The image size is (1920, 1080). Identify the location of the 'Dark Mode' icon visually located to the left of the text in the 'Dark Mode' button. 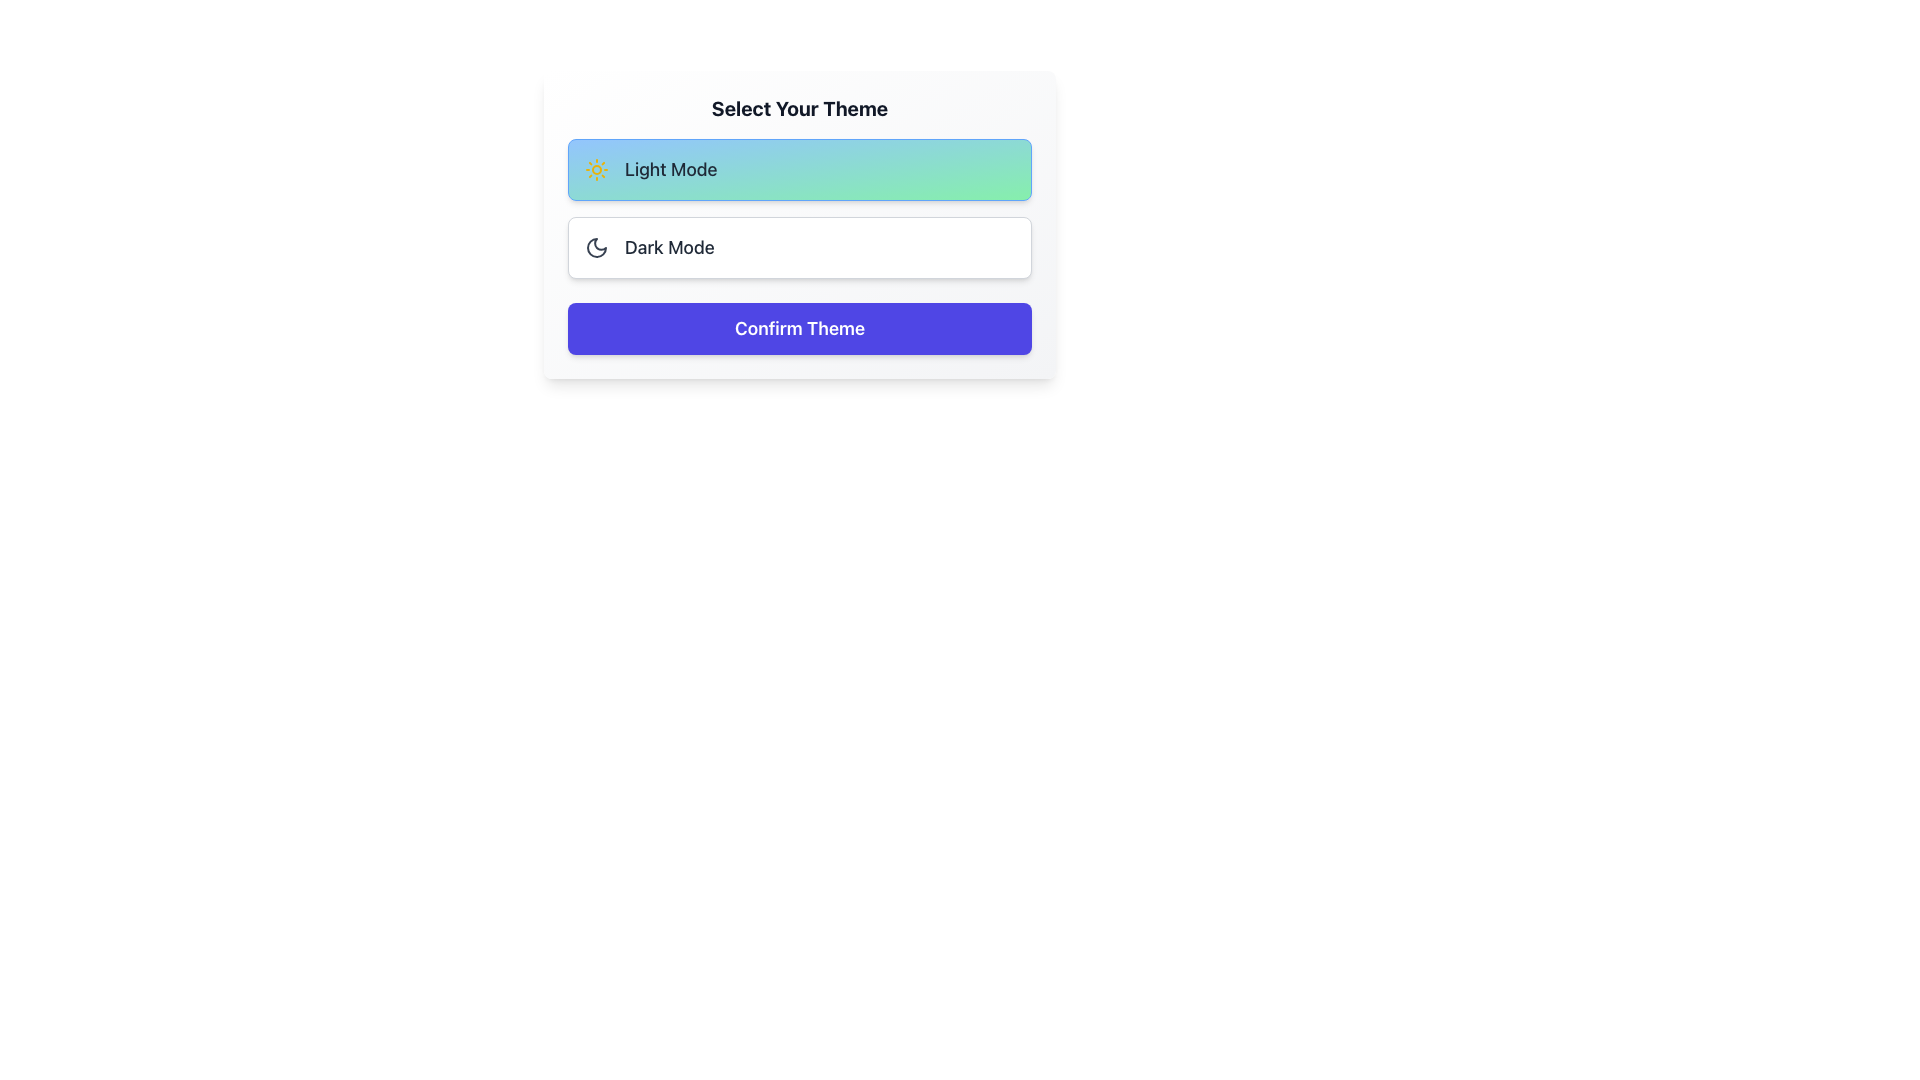
(595, 246).